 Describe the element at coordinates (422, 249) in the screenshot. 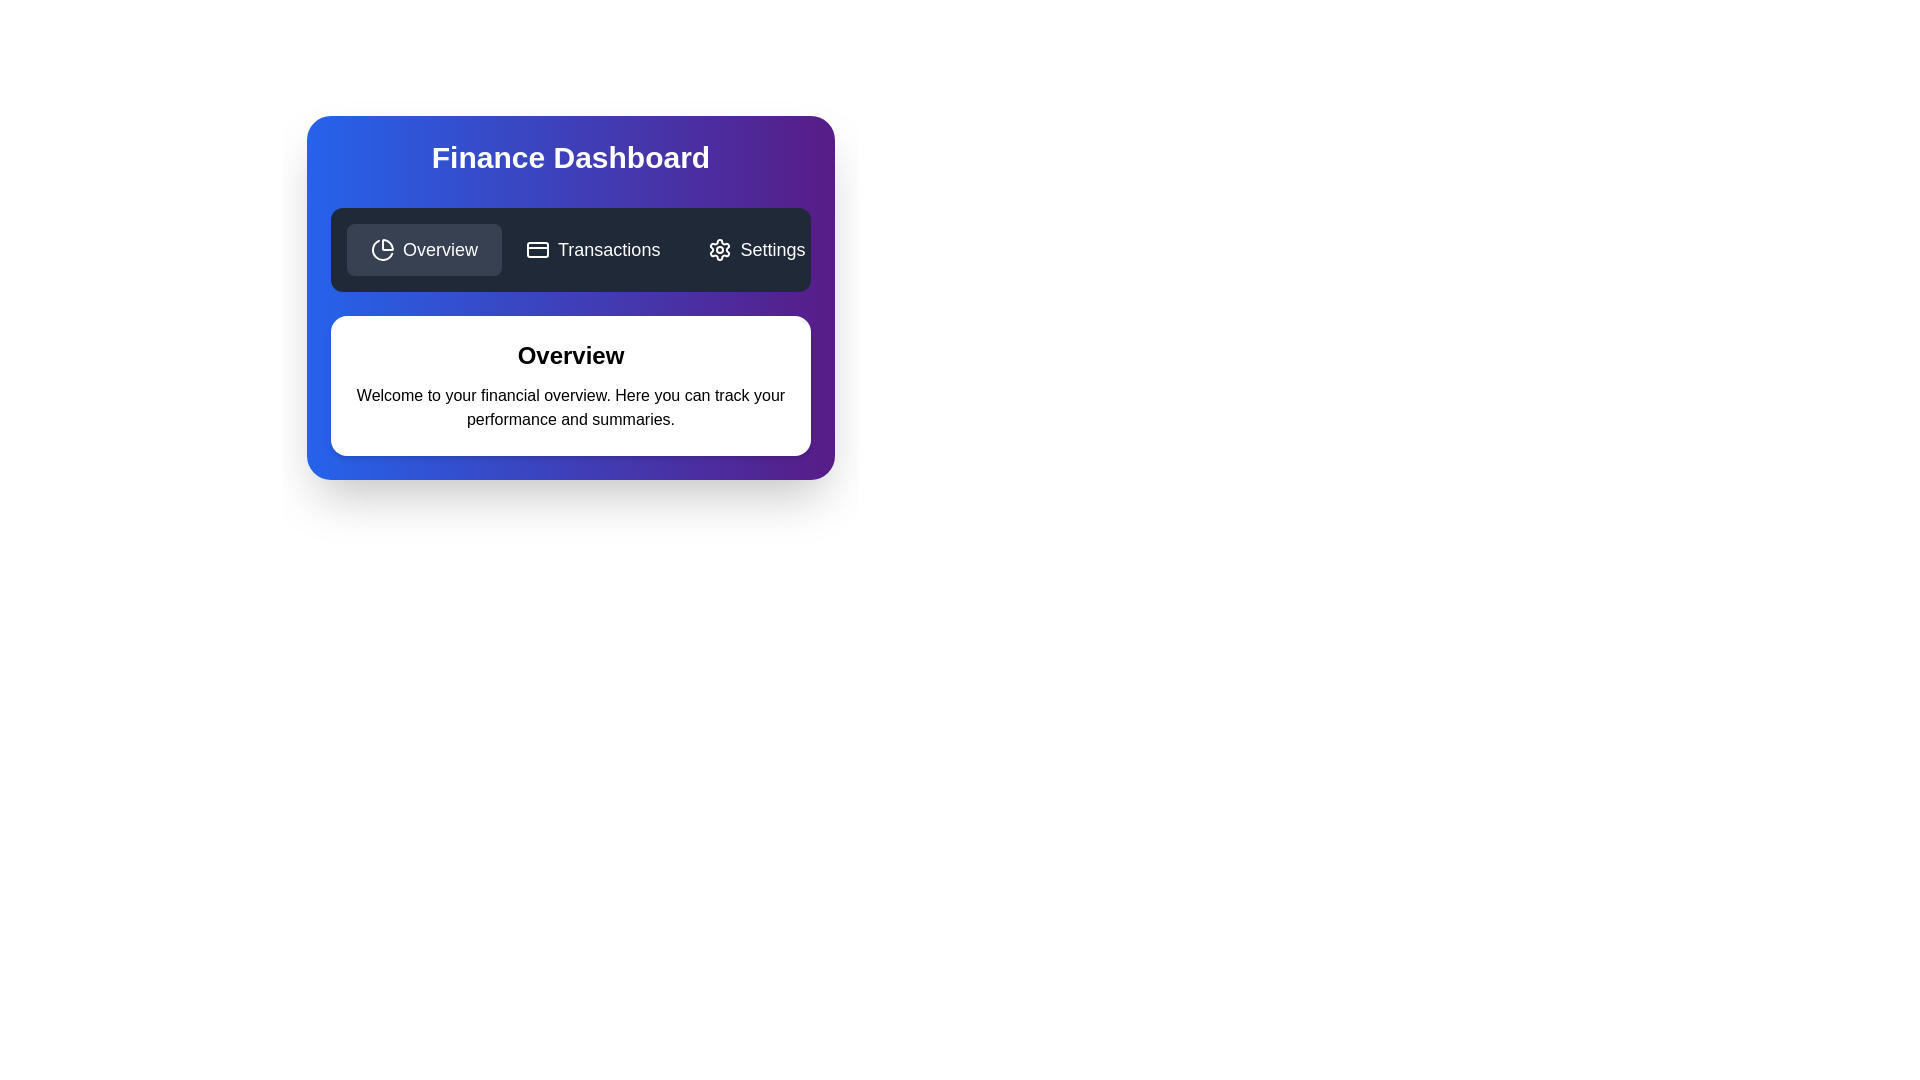

I see `the first button in the horizontal group of three buttons in the navigation bar` at that location.